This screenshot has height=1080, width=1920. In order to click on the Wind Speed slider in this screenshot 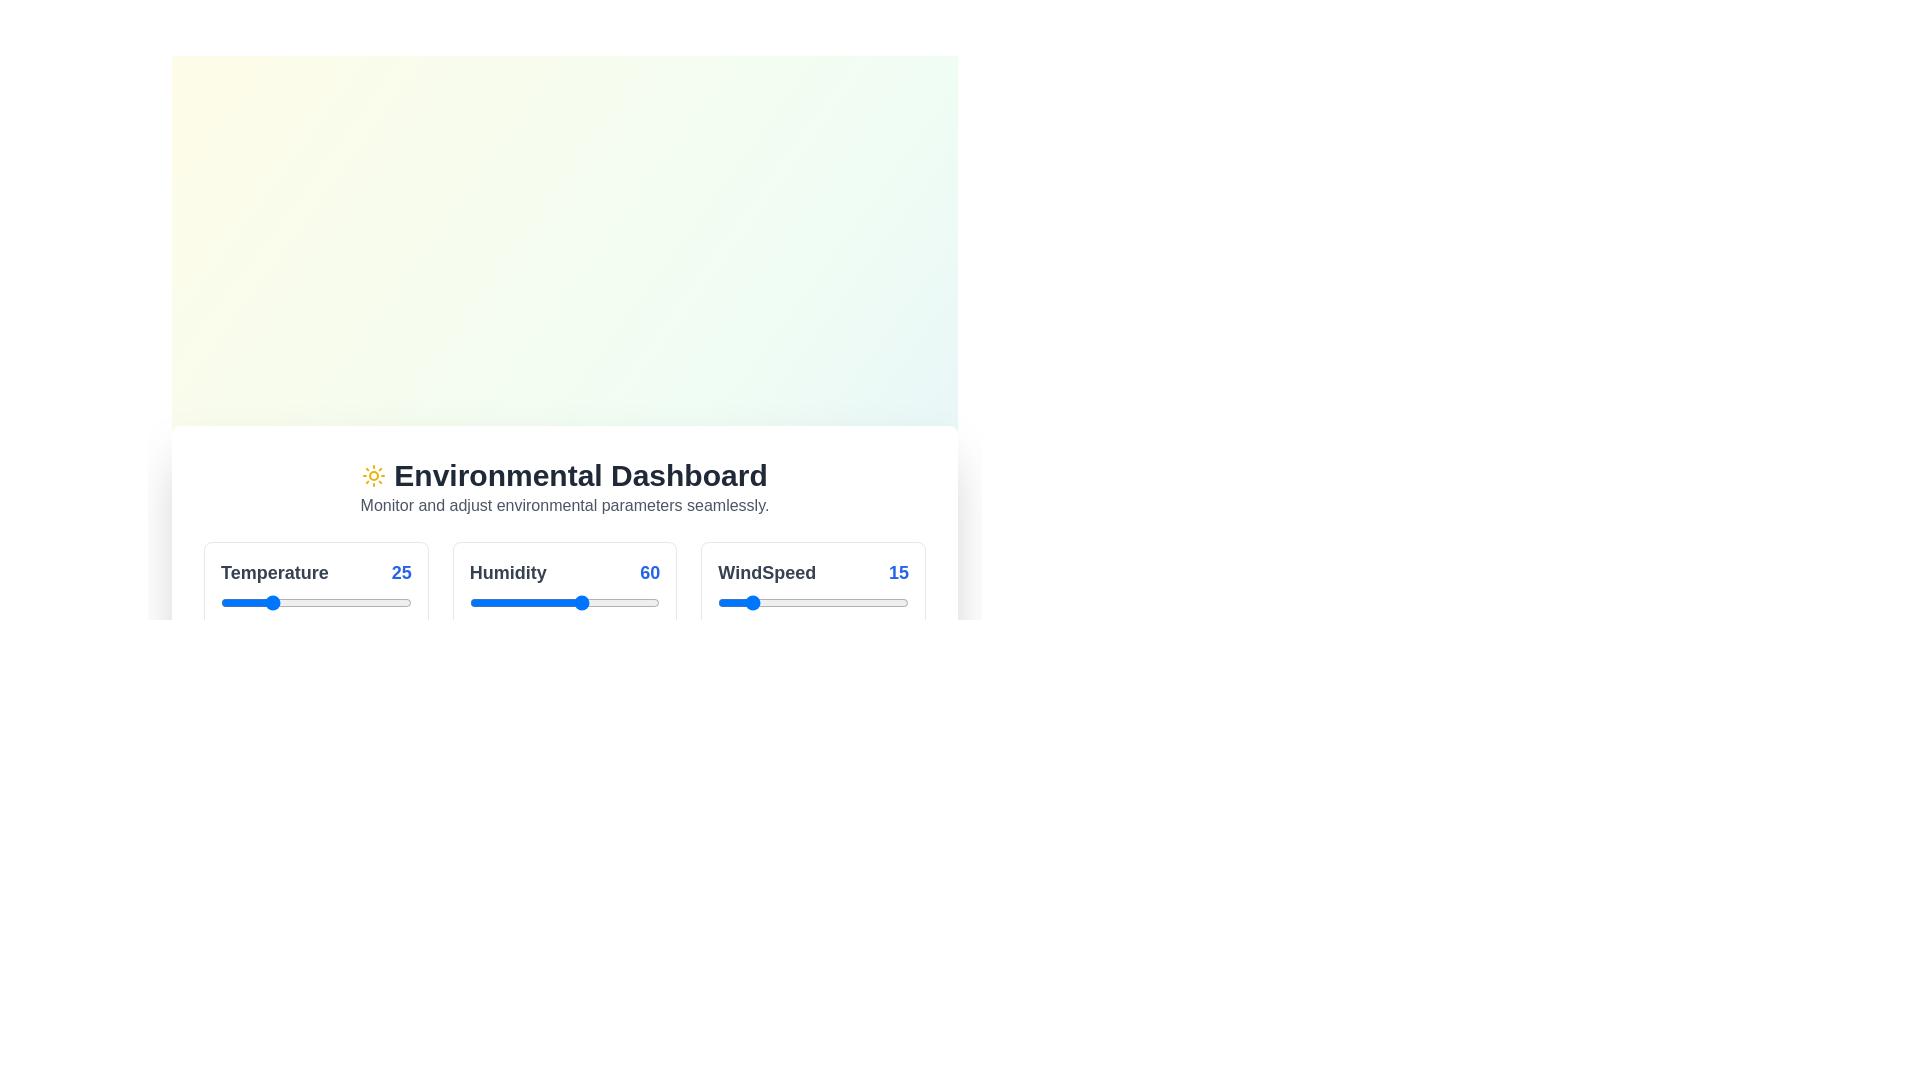, I will do `click(887, 601)`.